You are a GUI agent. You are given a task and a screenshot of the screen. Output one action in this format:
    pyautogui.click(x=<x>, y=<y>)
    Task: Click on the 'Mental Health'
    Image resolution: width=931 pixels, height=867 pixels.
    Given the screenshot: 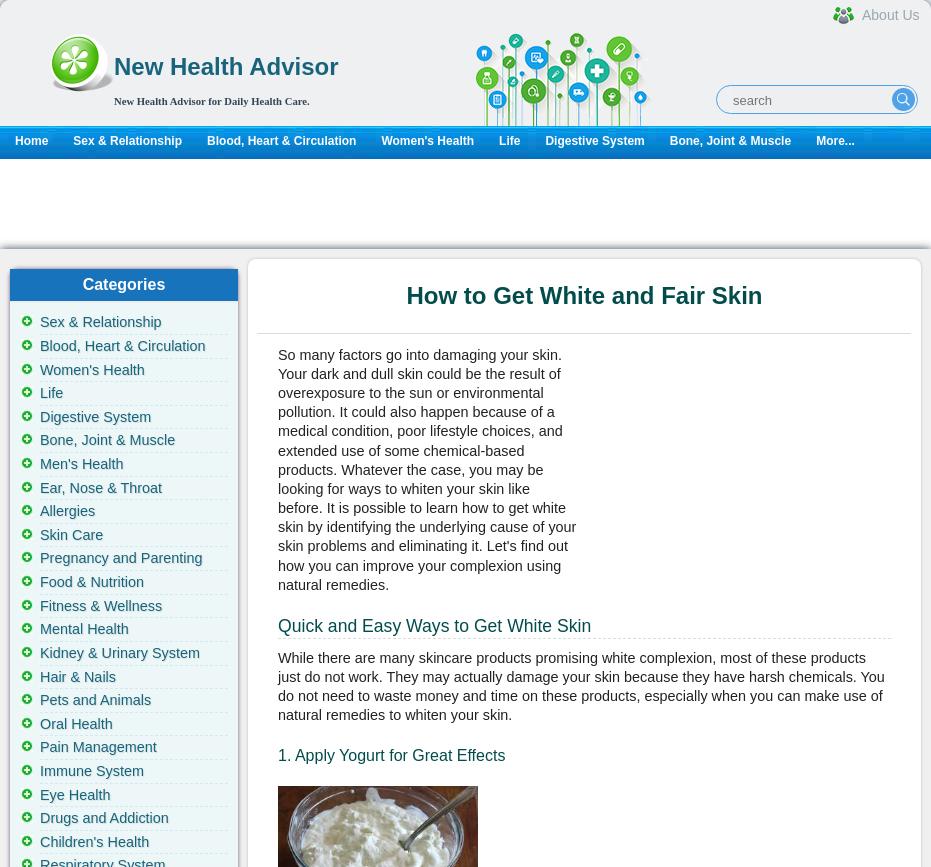 What is the action you would take?
    pyautogui.click(x=39, y=628)
    